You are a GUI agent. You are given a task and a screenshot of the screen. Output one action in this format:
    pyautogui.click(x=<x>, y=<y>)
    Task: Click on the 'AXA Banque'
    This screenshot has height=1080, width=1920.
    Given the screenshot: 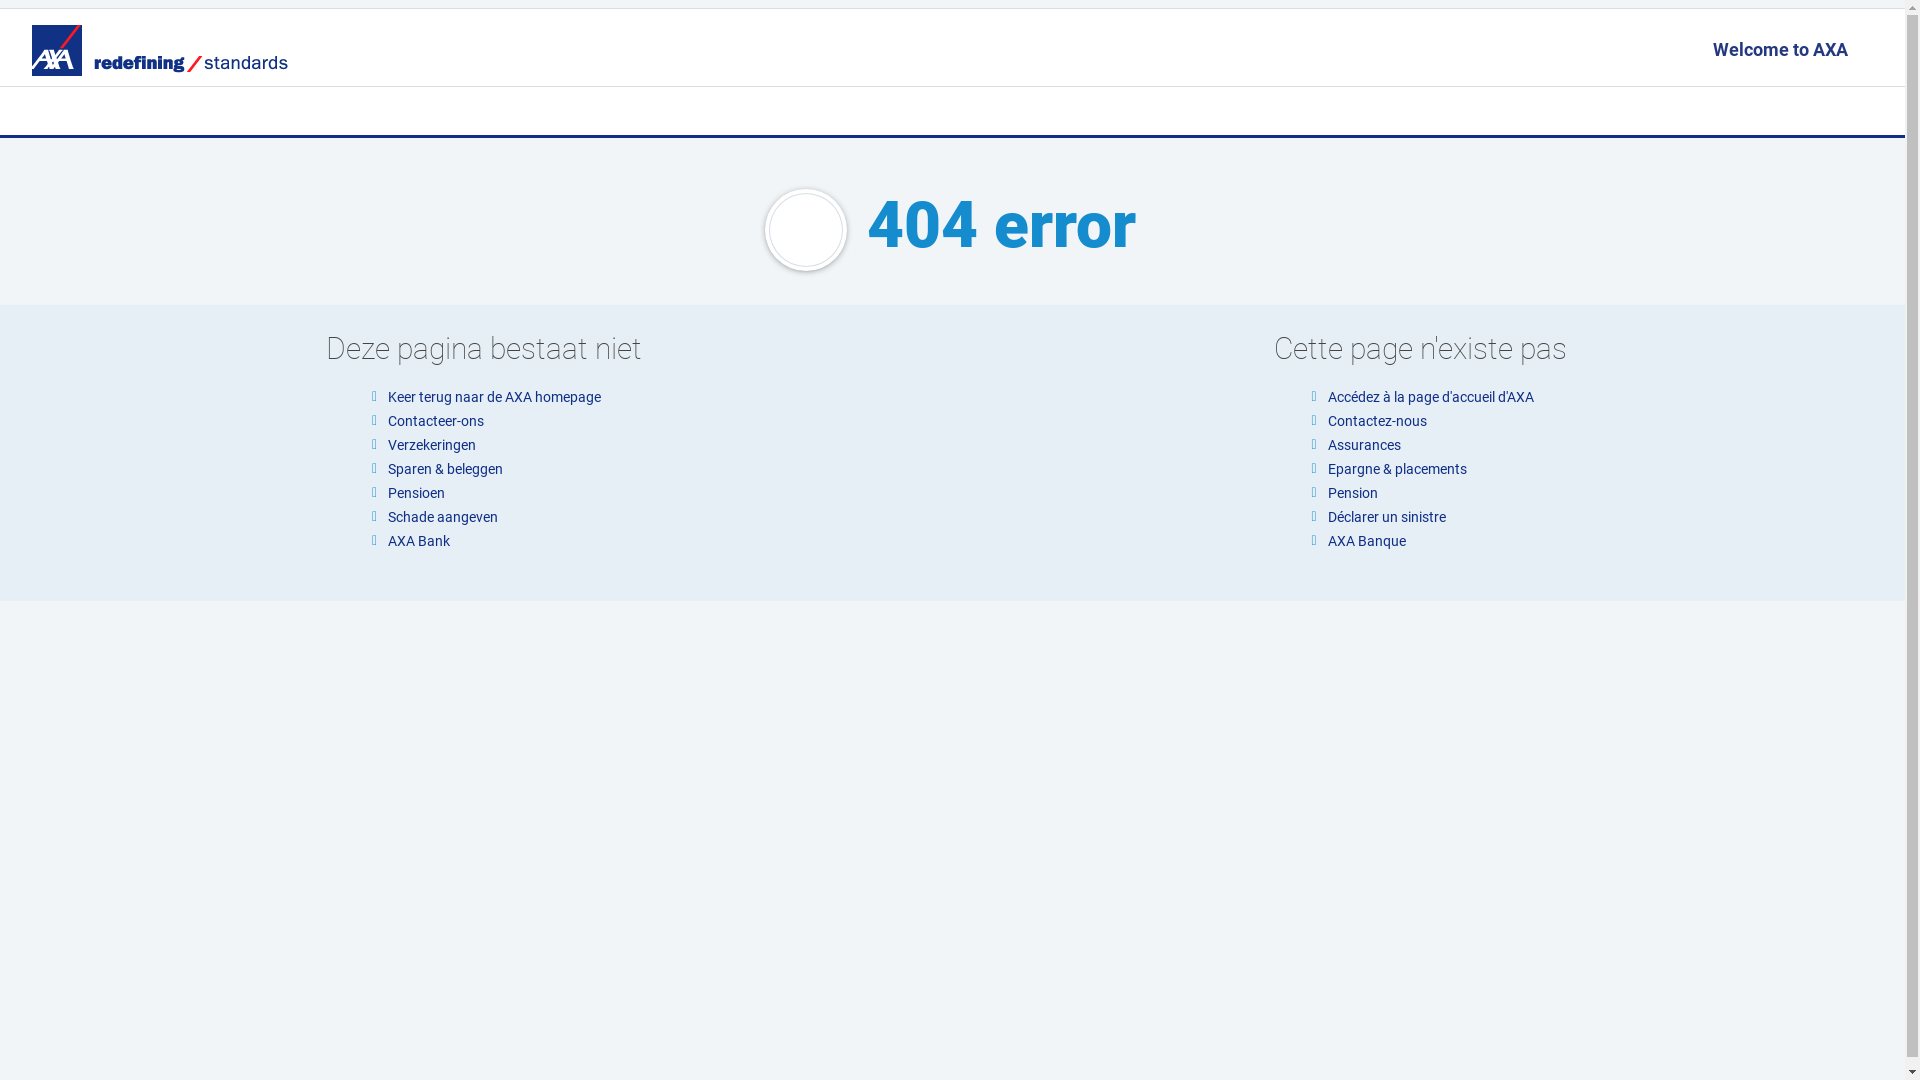 What is the action you would take?
    pyautogui.click(x=1328, y=540)
    